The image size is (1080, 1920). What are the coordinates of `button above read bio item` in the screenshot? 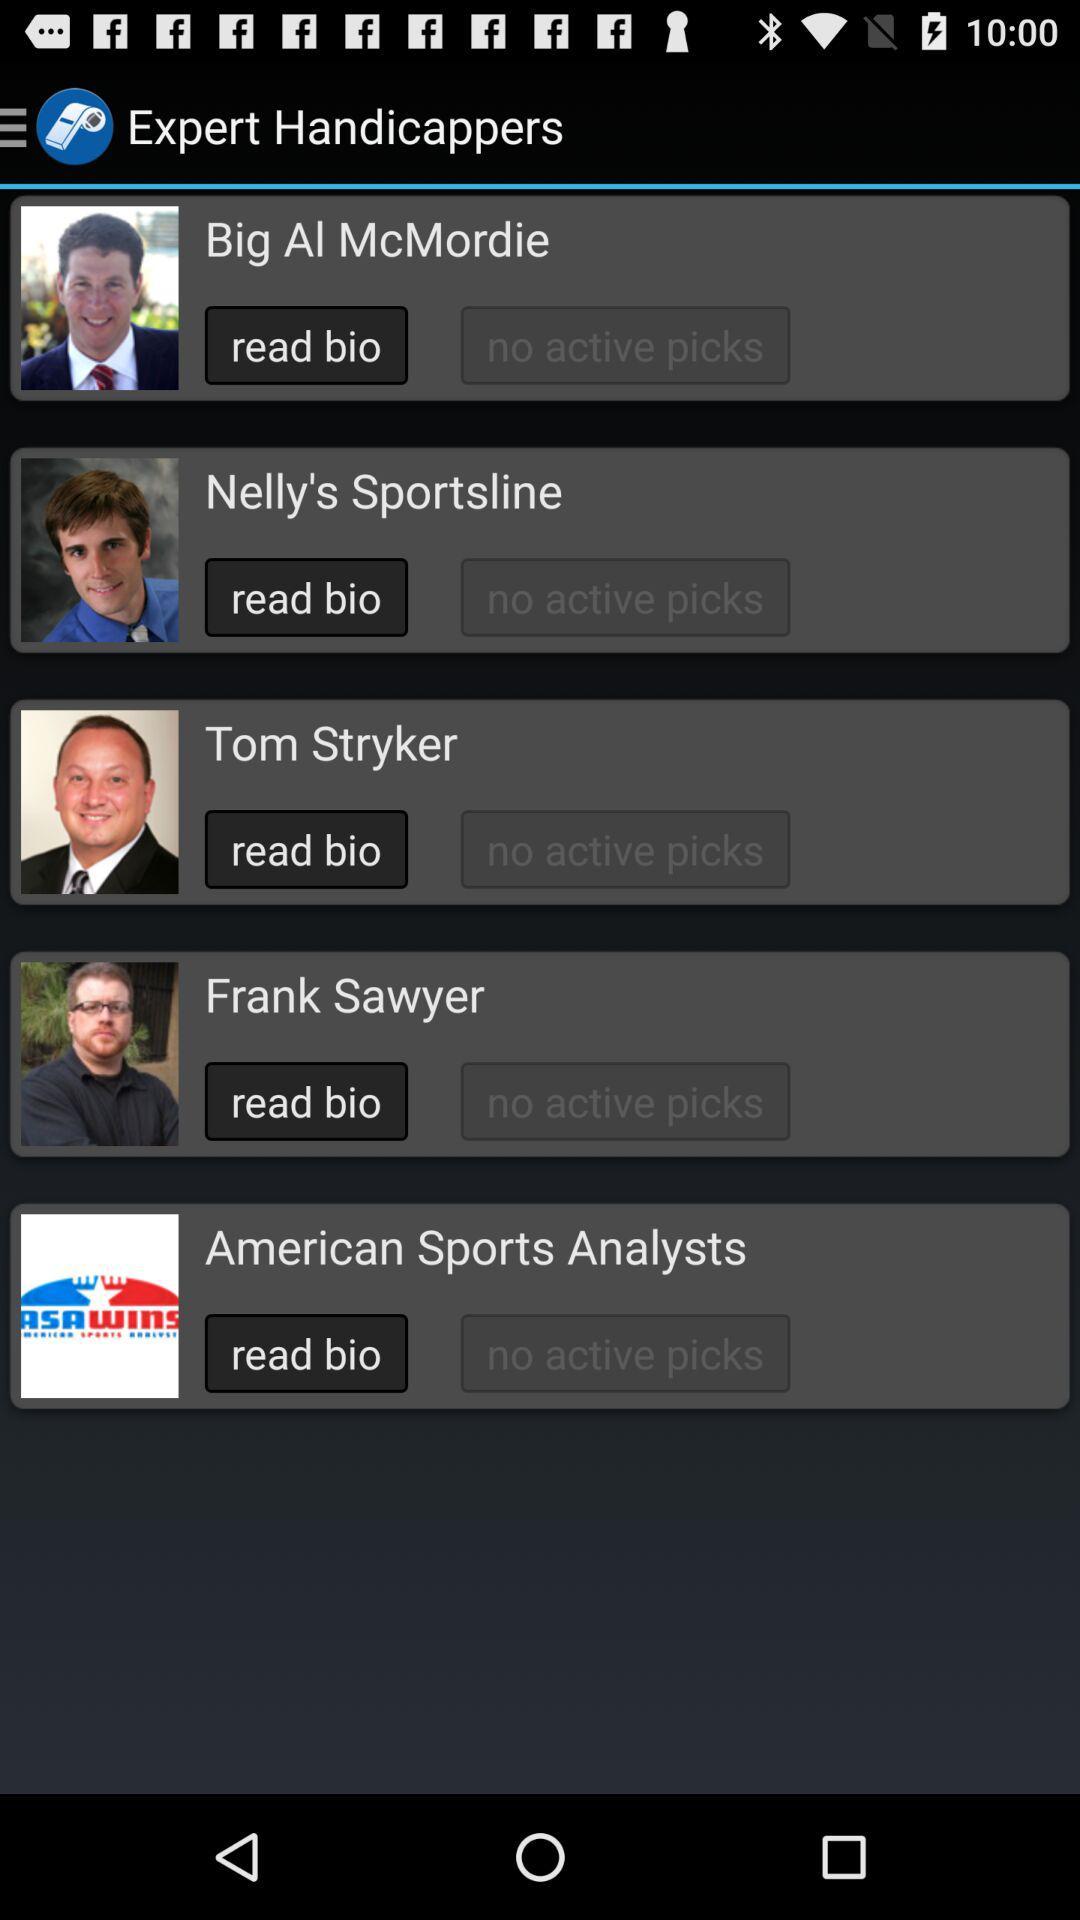 It's located at (330, 741).